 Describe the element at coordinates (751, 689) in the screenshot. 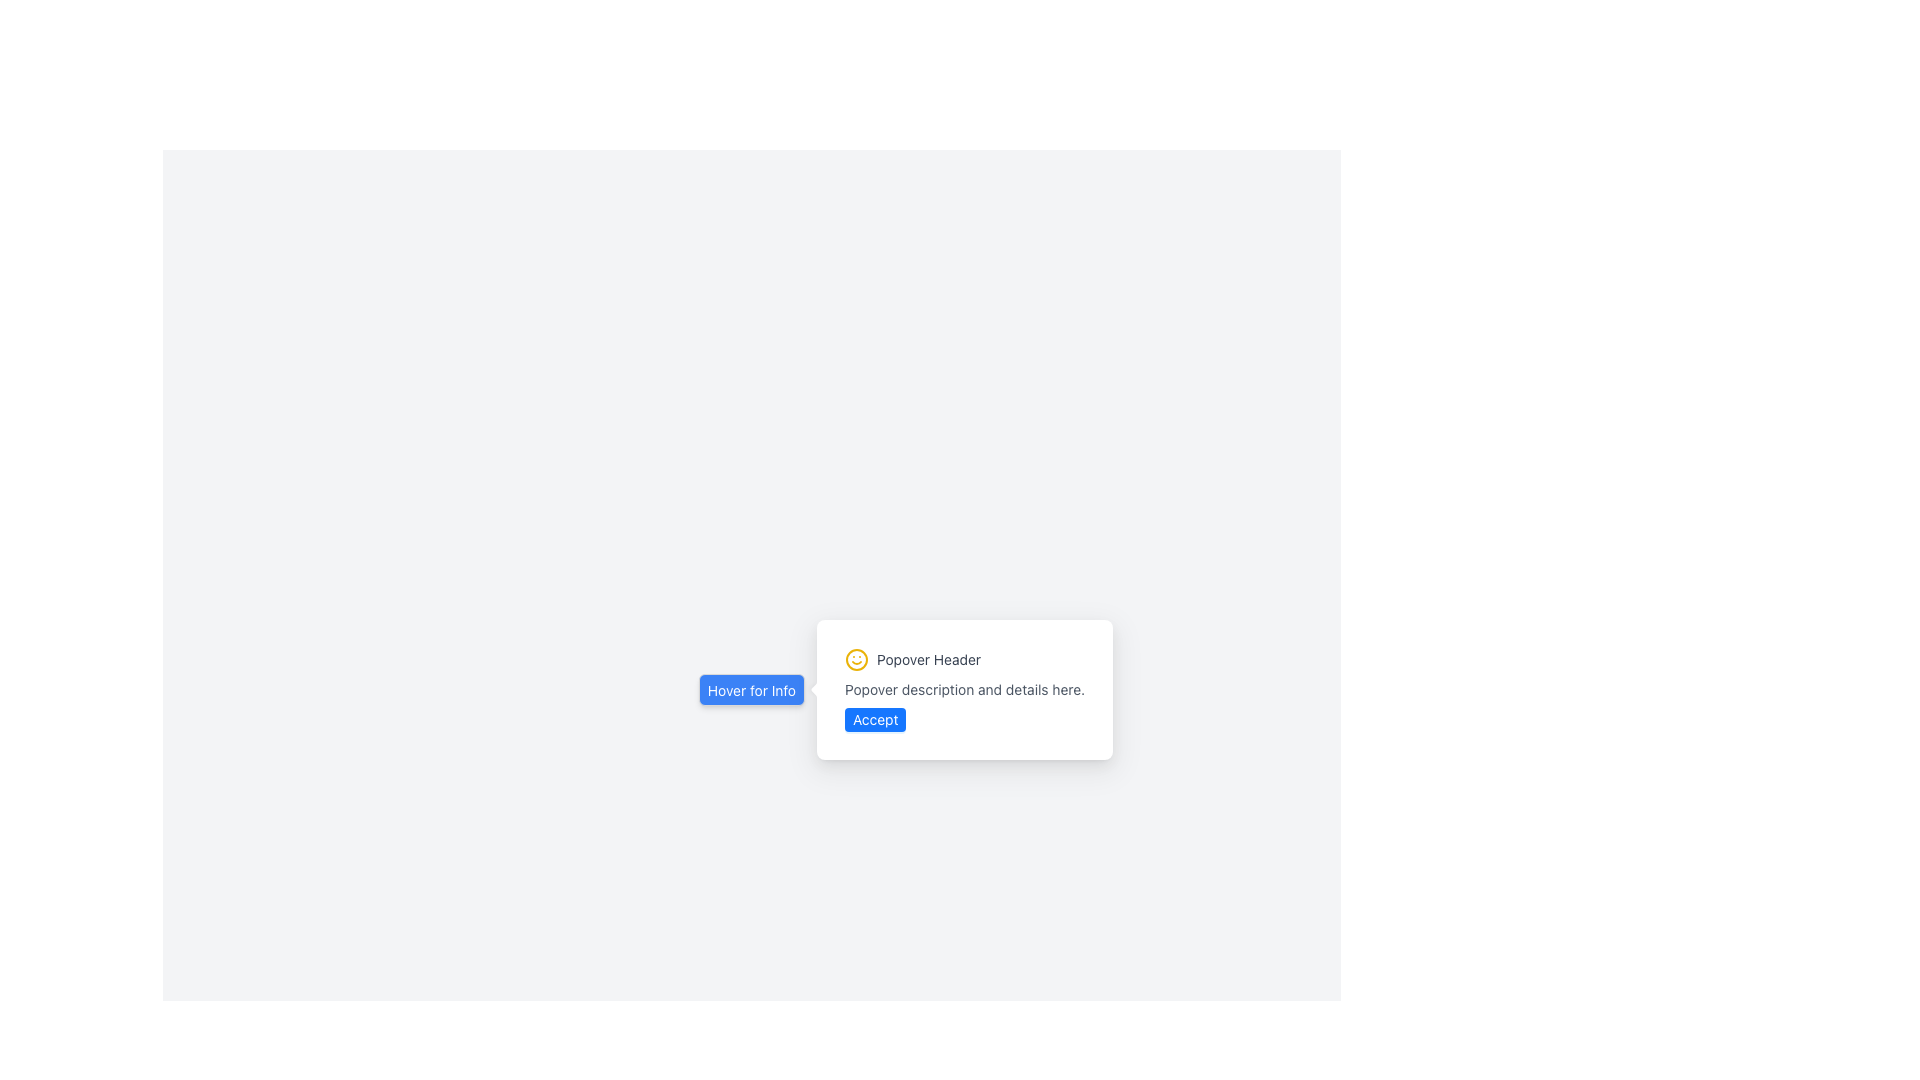

I see `the text 'Hover for Info' within the blue button to trigger the tooltip display` at that location.